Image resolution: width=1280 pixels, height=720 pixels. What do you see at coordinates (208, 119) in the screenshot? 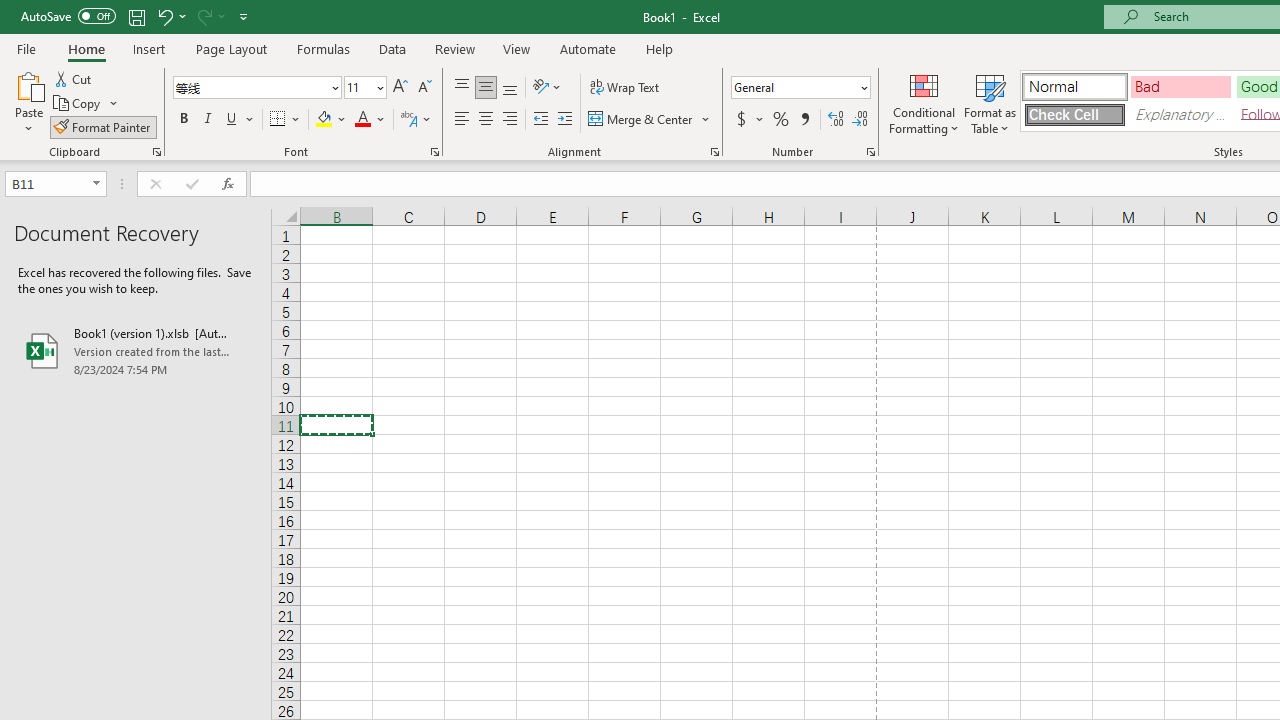
I see `'Italic'` at bounding box center [208, 119].